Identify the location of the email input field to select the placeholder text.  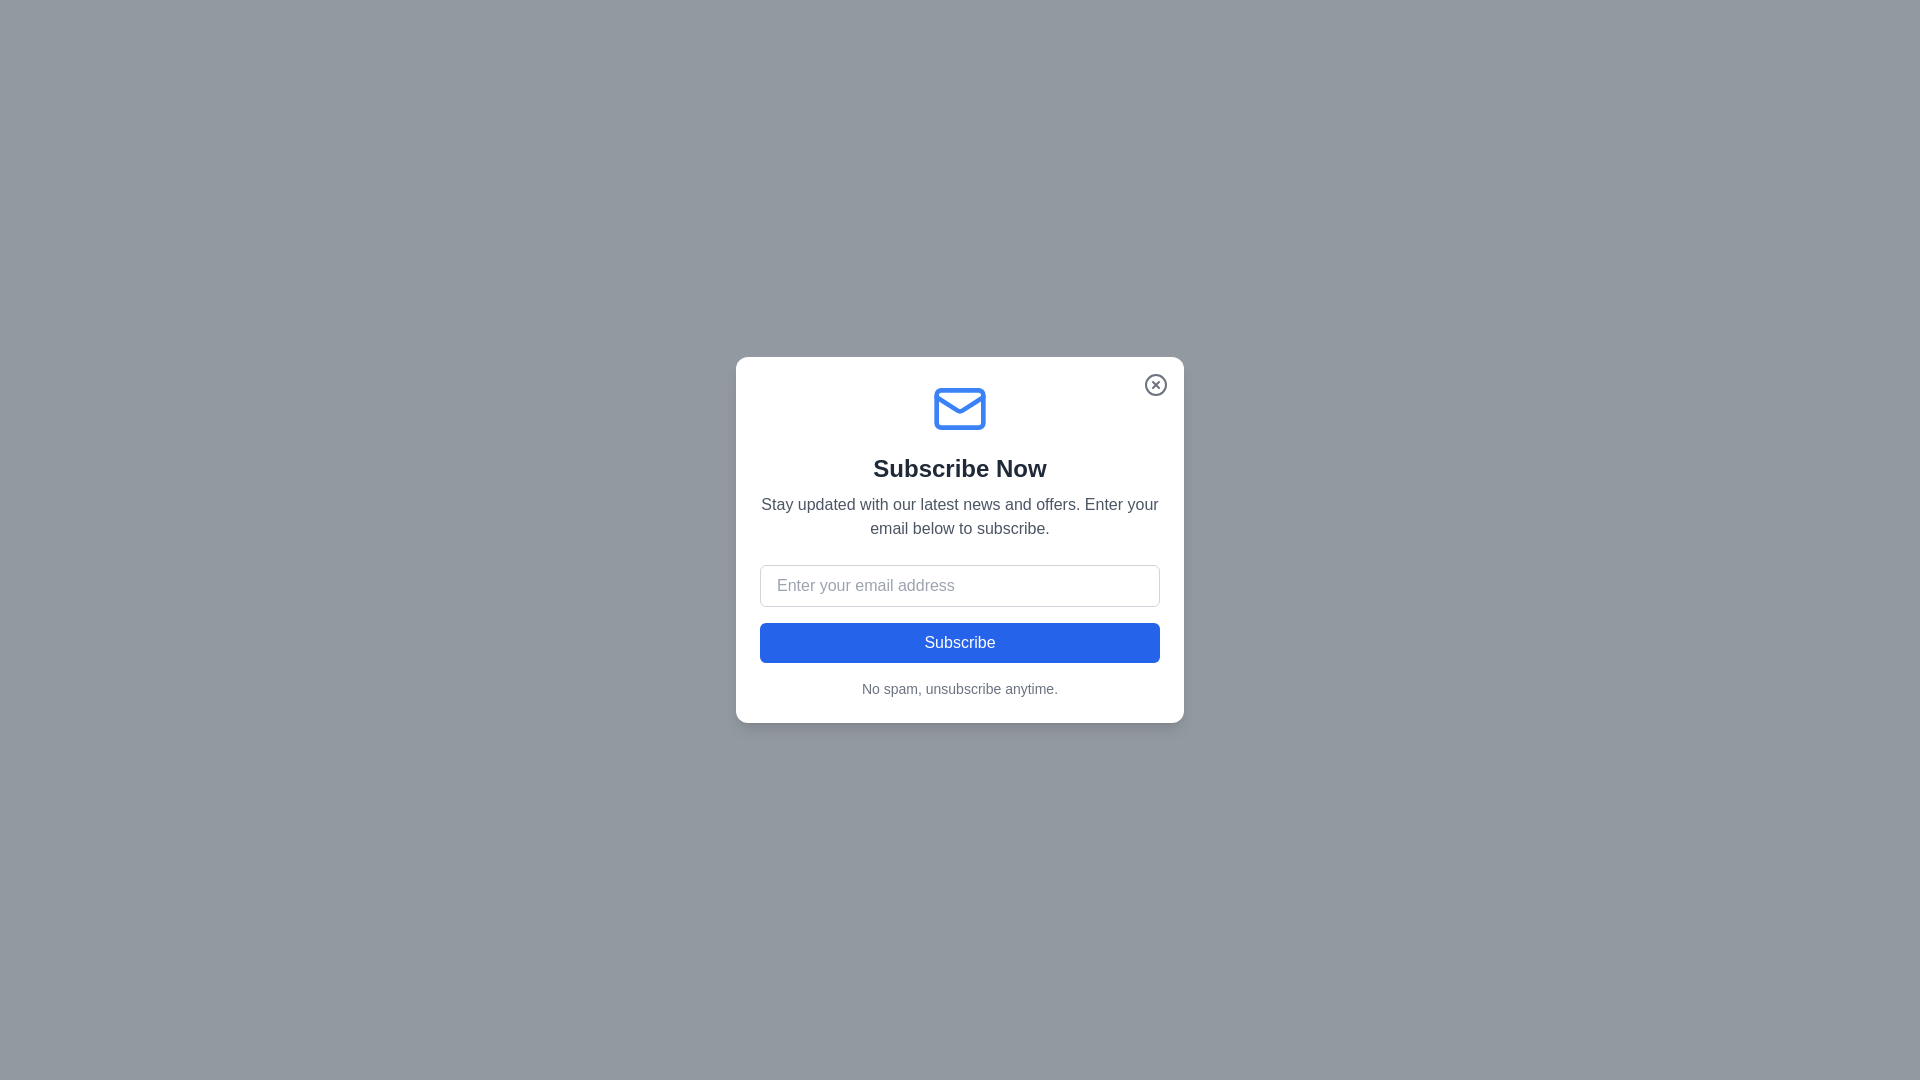
(960, 585).